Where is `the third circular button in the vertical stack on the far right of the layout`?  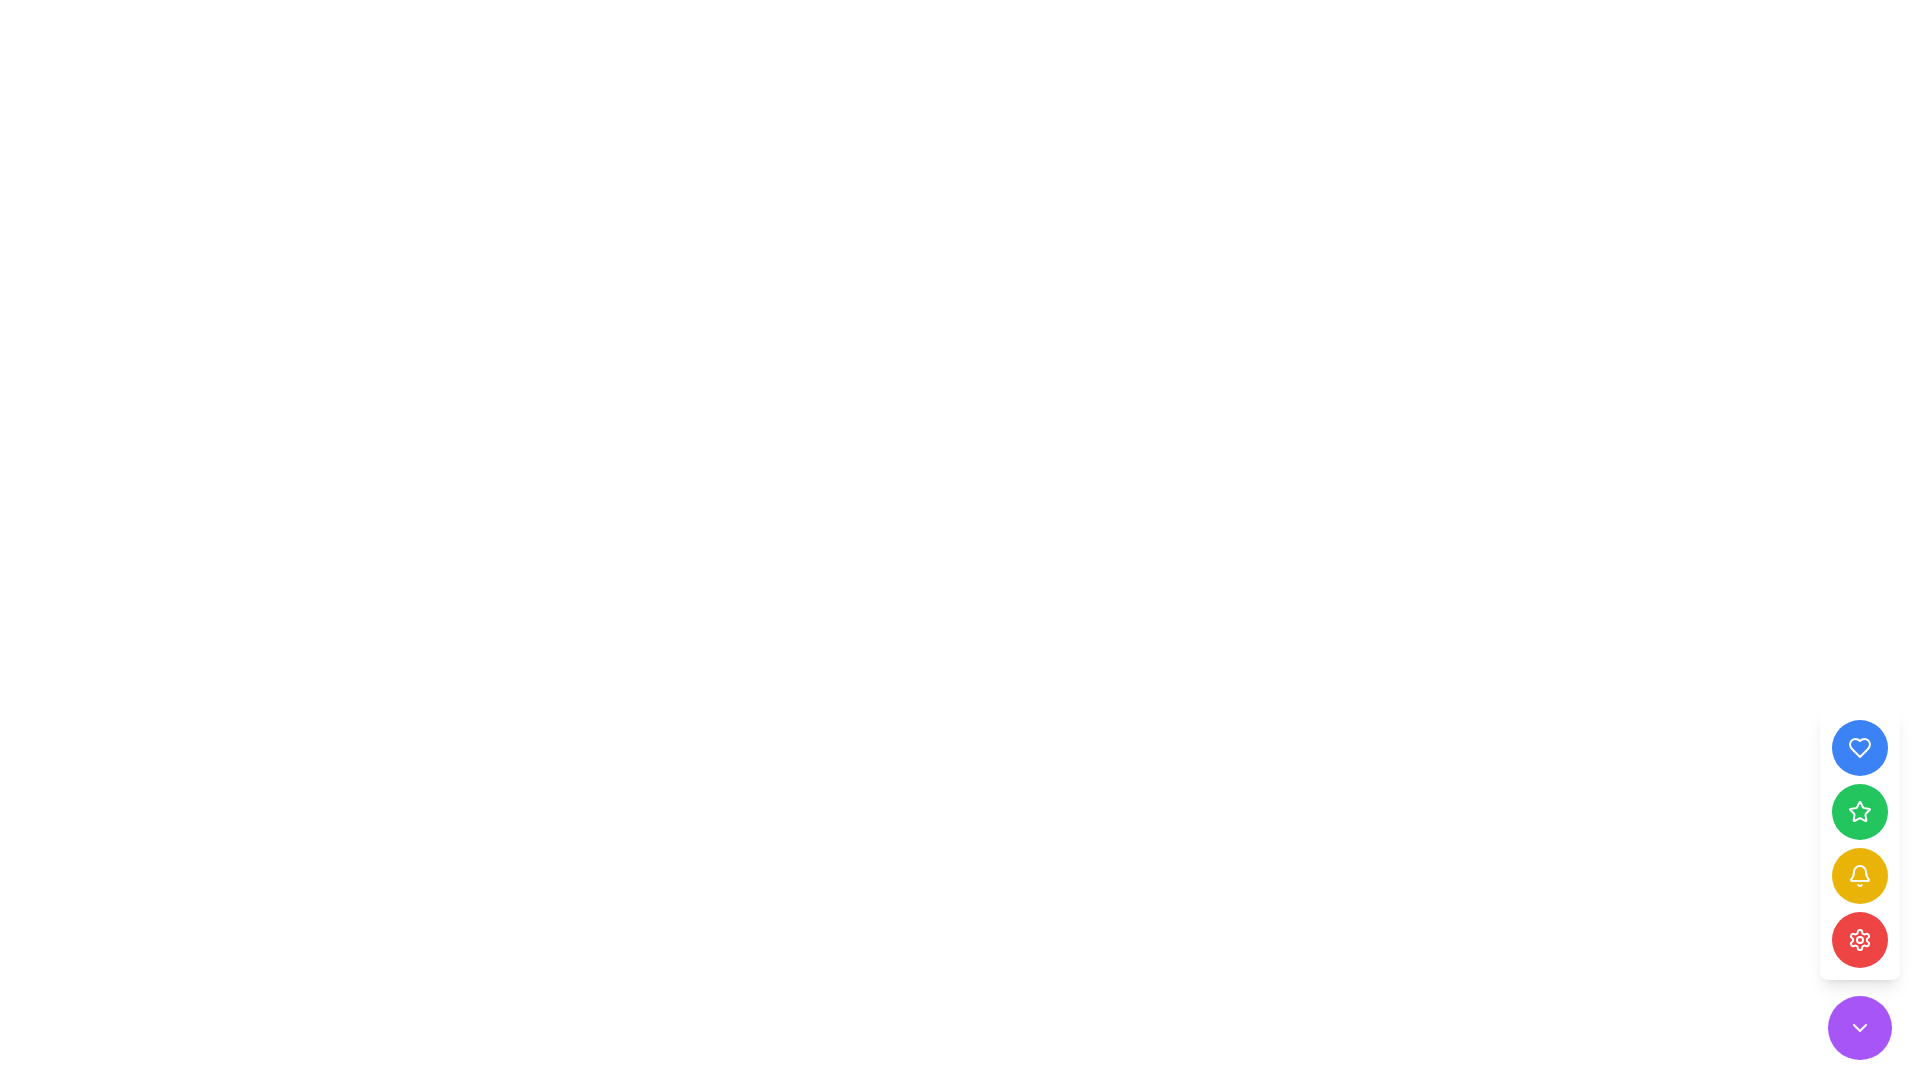 the third circular button in the vertical stack on the far right of the layout is located at coordinates (1859, 812).